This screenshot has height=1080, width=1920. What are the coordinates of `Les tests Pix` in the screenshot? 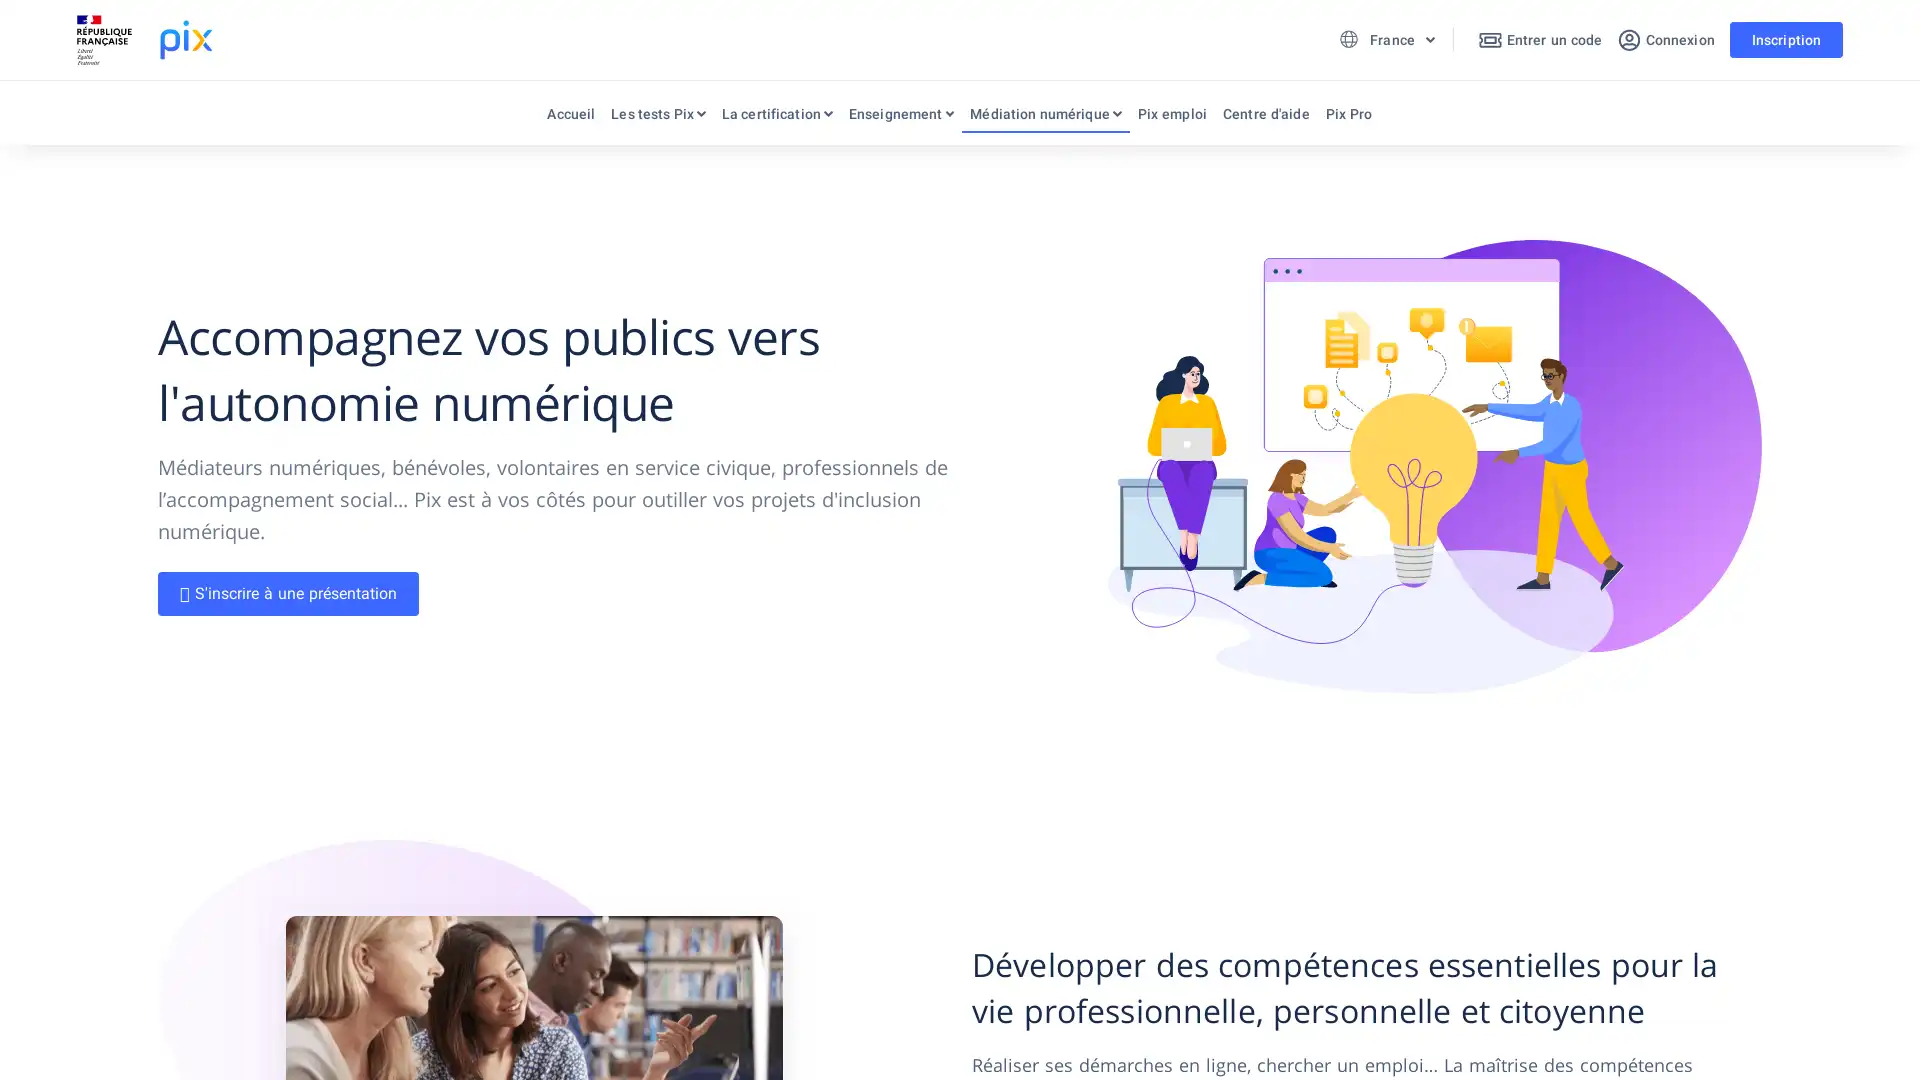 It's located at (657, 118).